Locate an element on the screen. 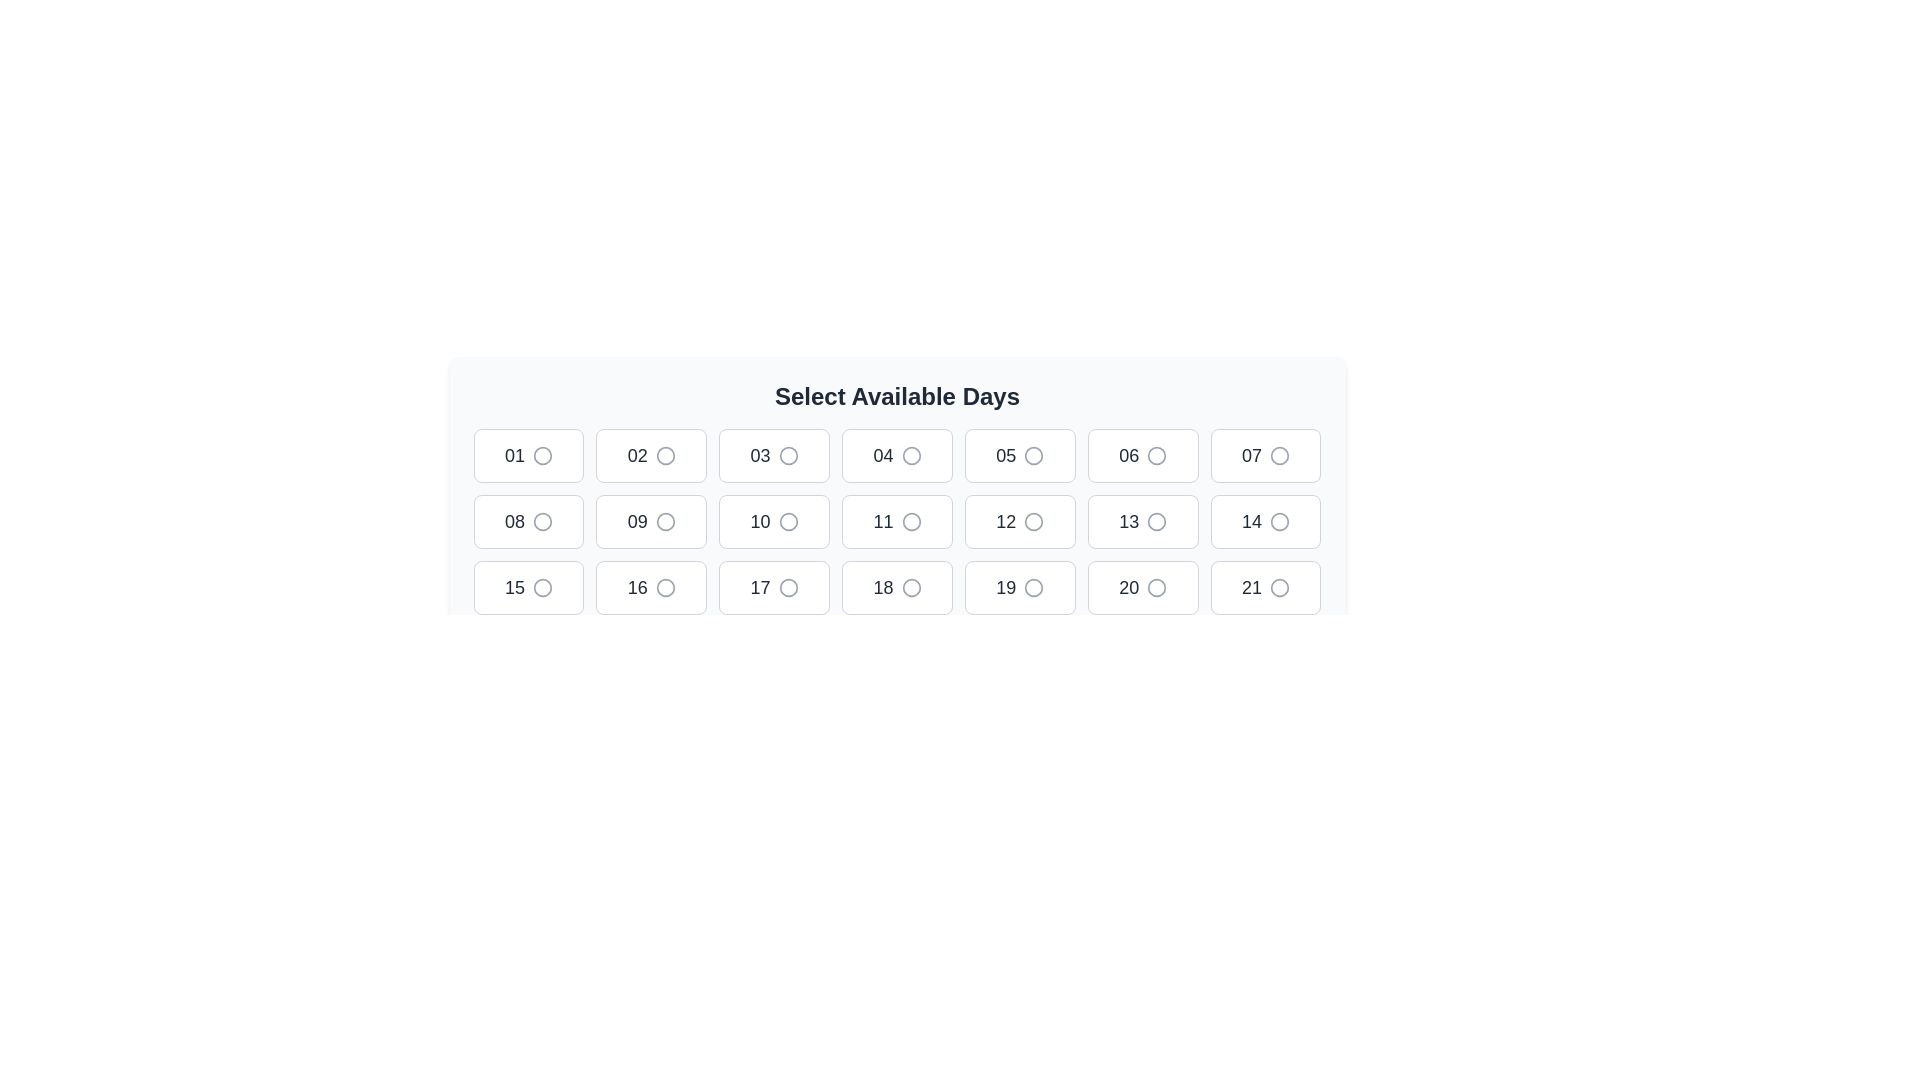 The image size is (1920, 1080). the Static Number Label that displays '02', located in the second cell of the first row of a grid layout is located at coordinates (636, 455).